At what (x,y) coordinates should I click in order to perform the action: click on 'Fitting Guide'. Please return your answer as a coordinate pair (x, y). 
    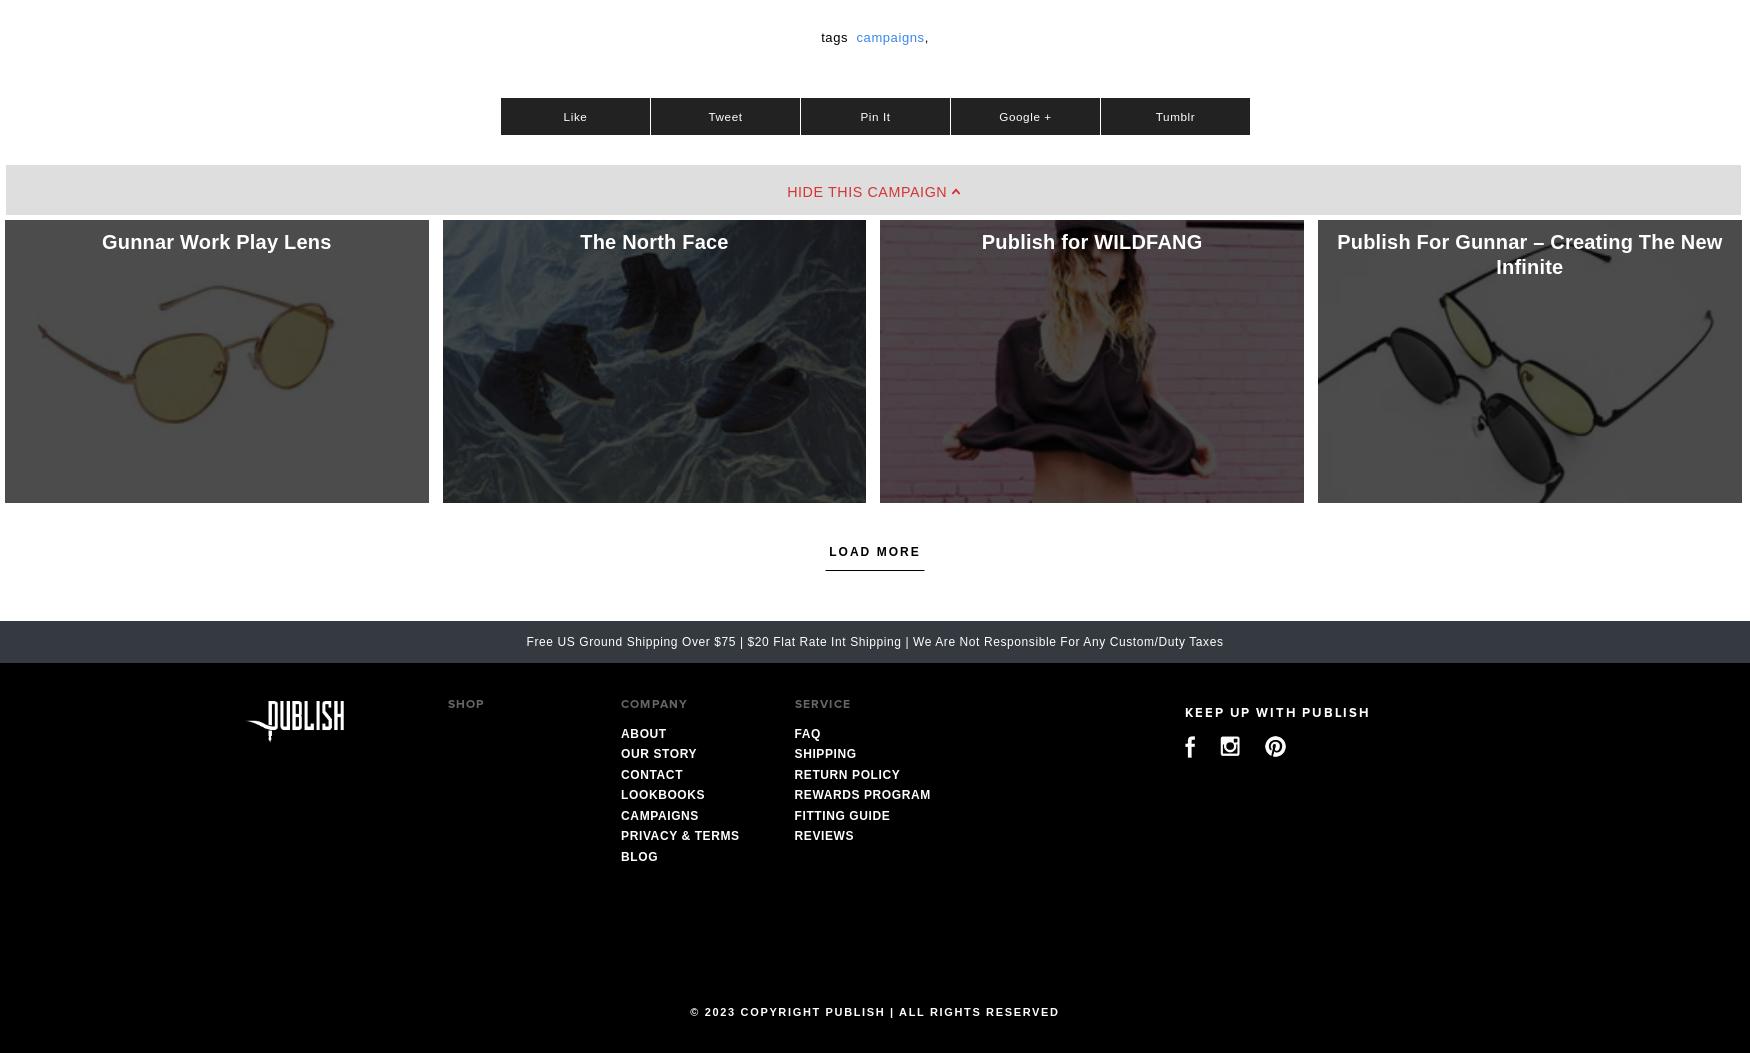
    Looking at the image, I should click on (841, 814).